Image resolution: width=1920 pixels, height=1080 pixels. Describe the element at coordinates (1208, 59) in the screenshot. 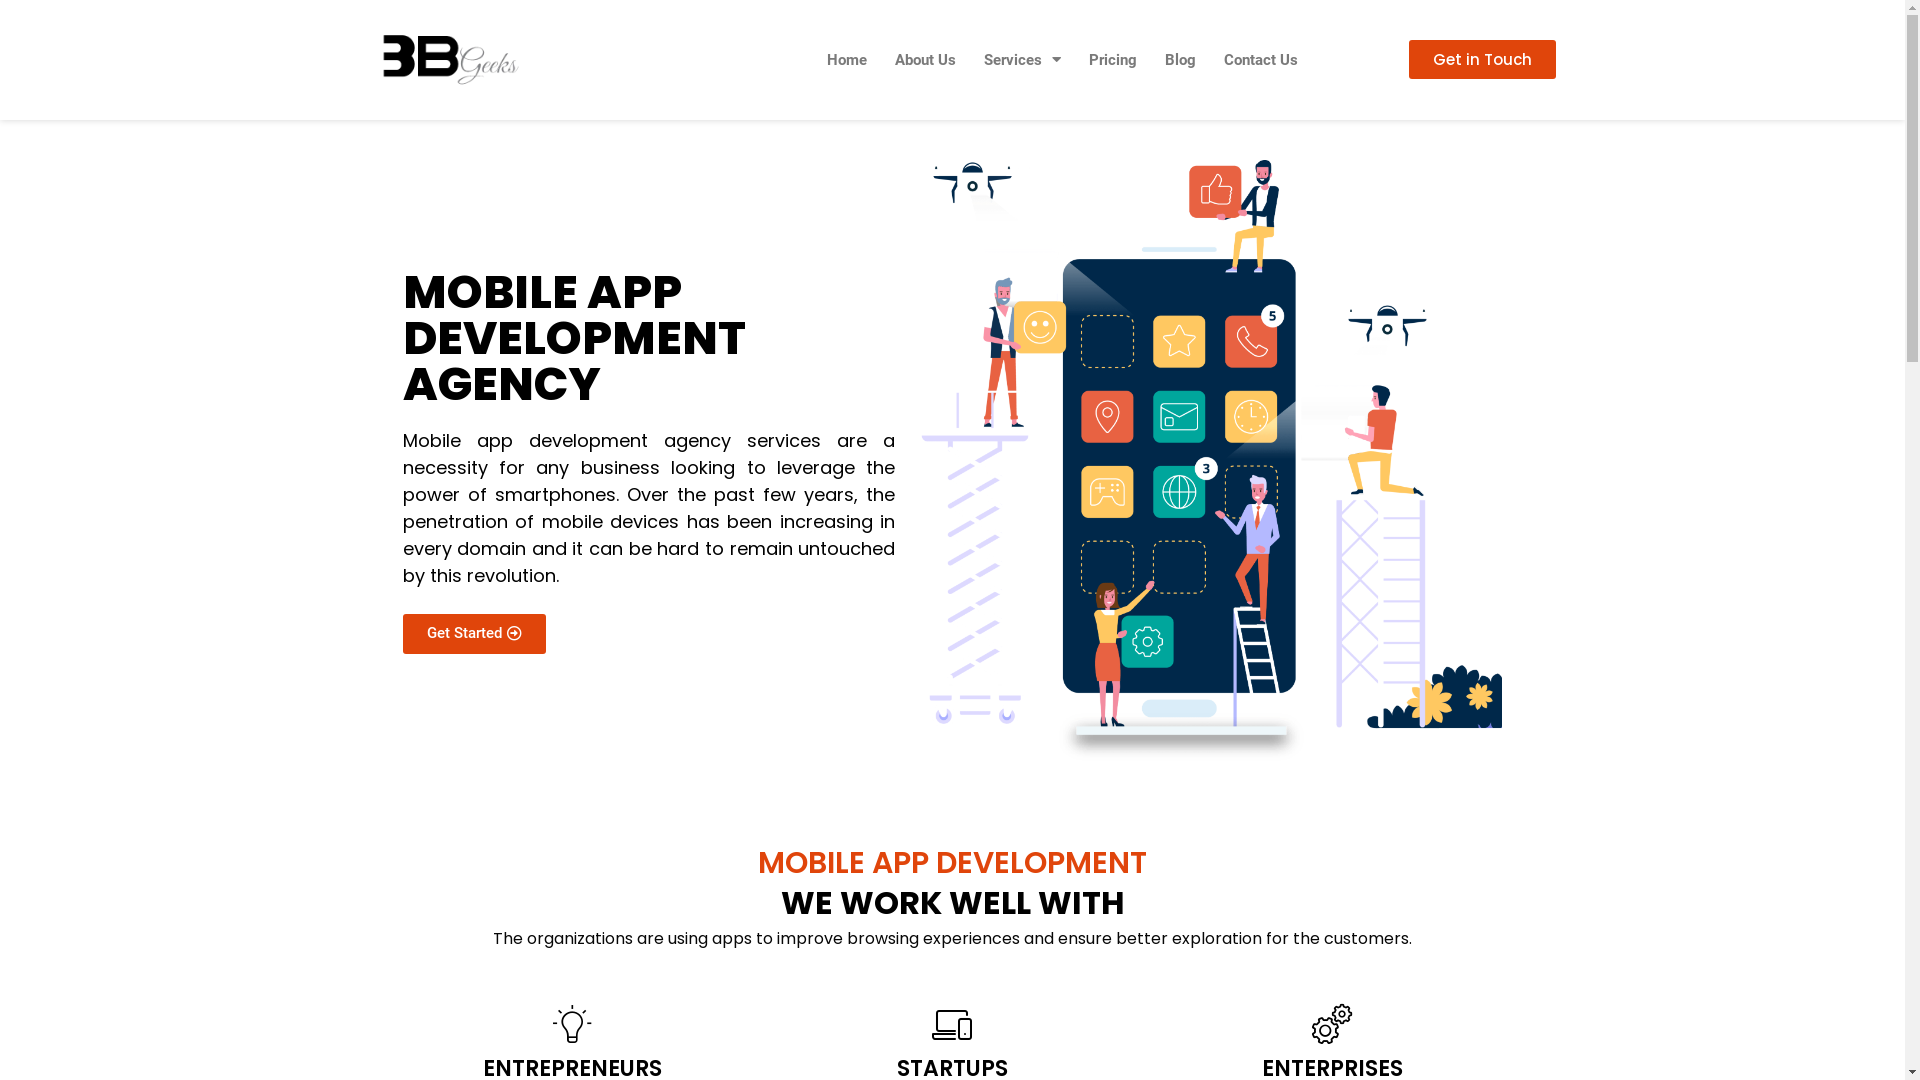

I see `'Contact Us'` at that location.